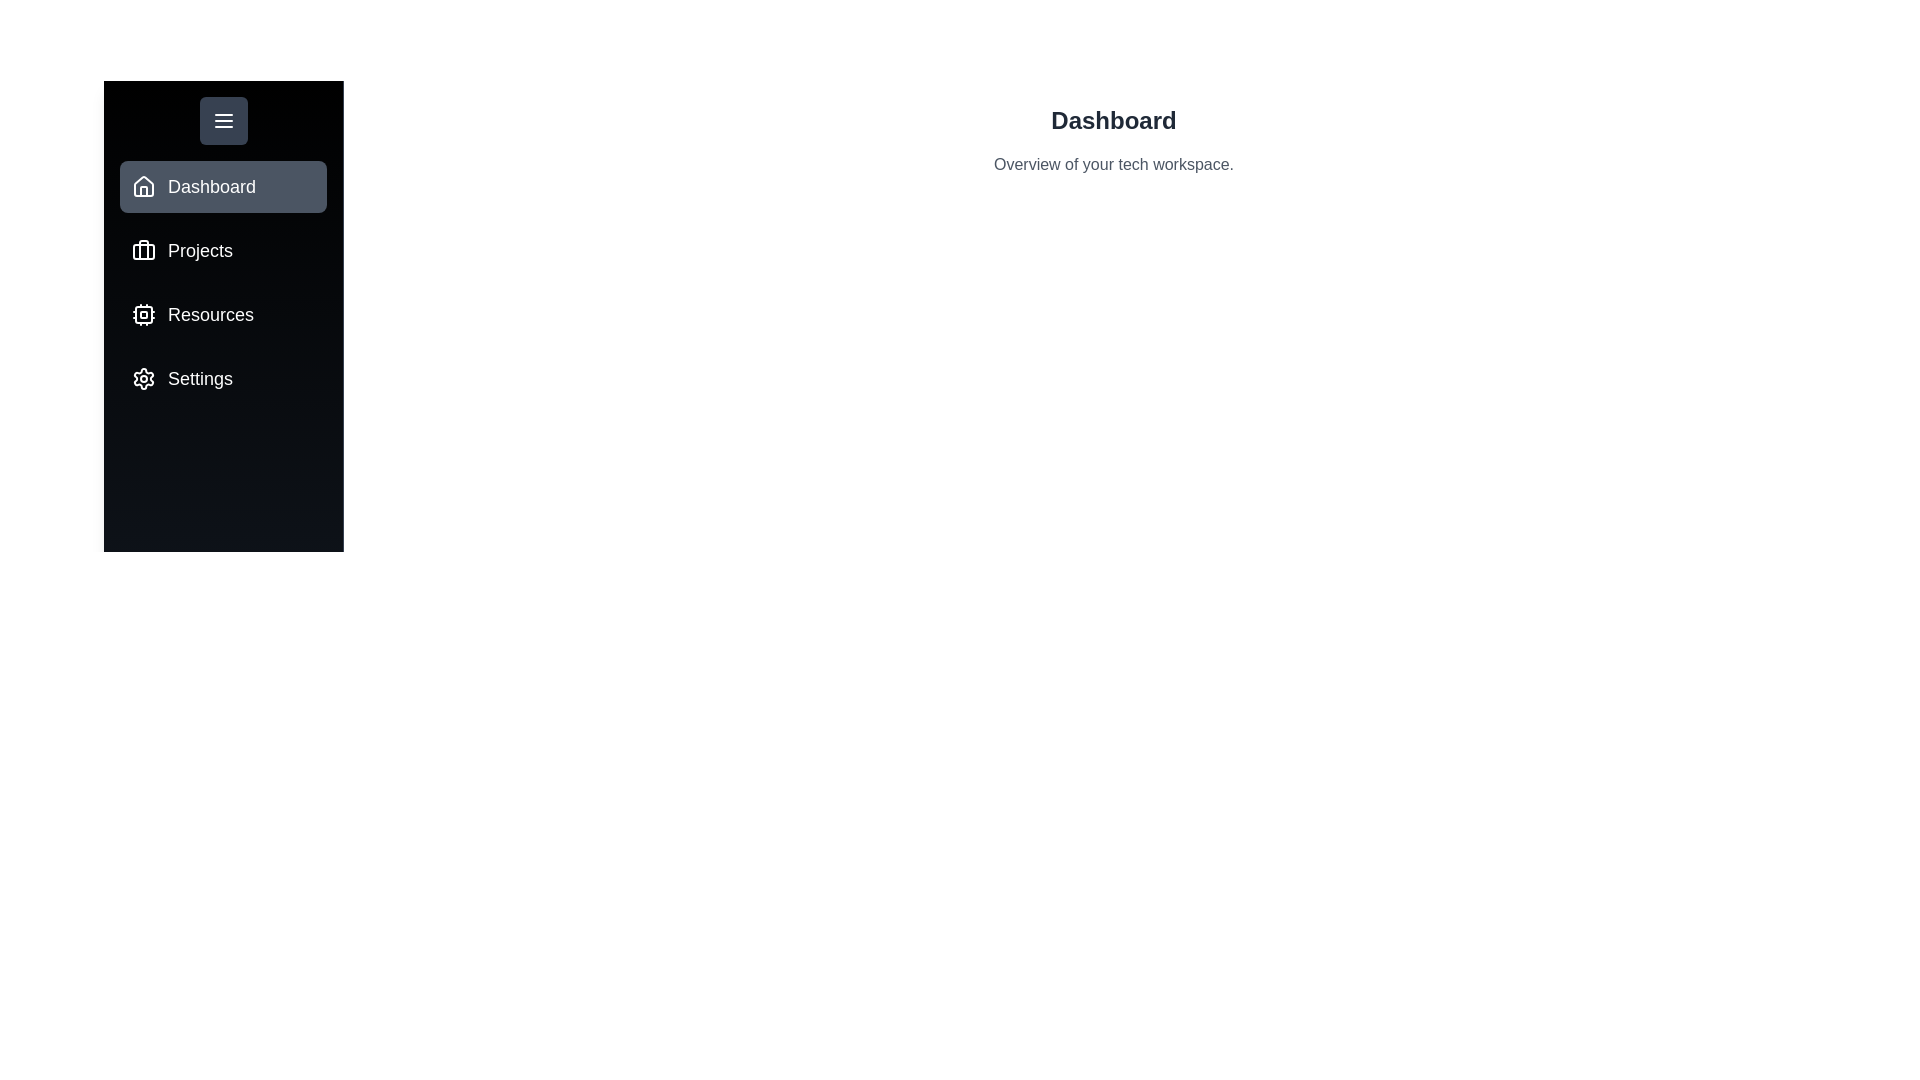 This screenshot has height=1080, width=1920. Describe the element at coordinates (223, 186) in the screenshot. I see `the tab Dashboard from the available options` at that location.